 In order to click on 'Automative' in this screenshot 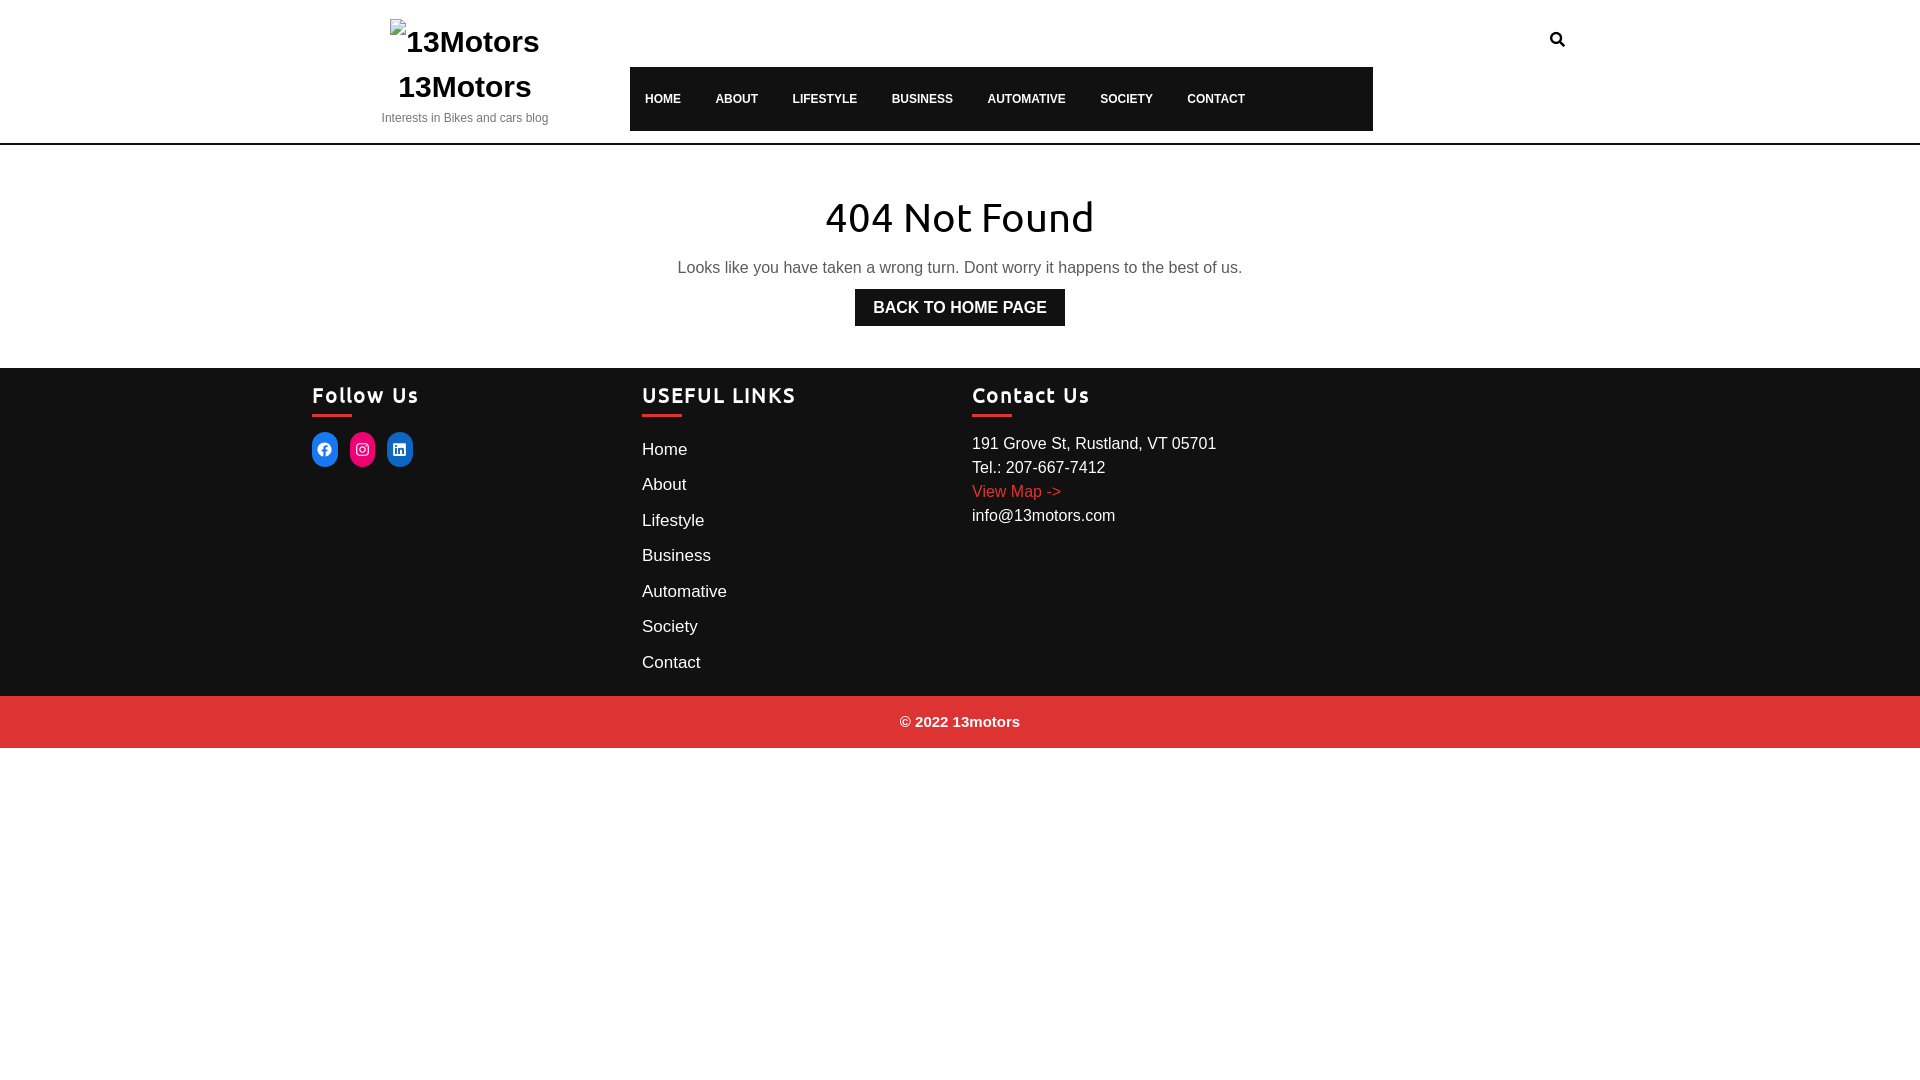, I will do `click(684, 590)`.